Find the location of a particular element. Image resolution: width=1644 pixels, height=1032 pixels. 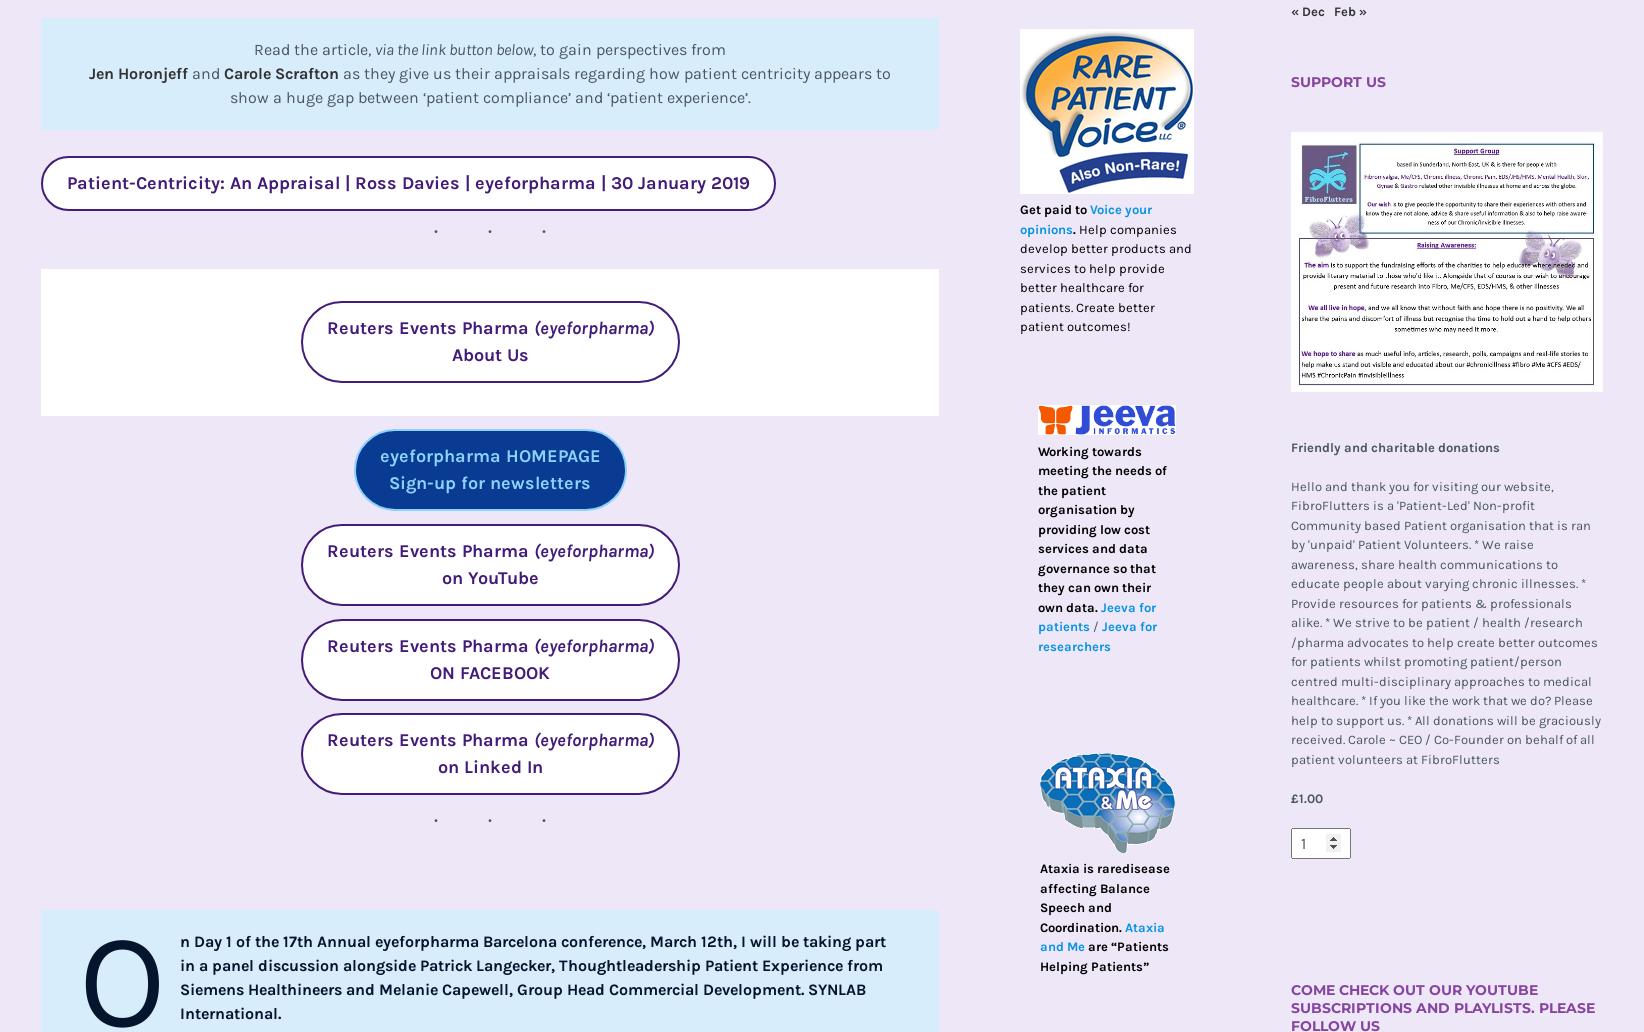

'« Dec' is located at coordinates (1290, 10).